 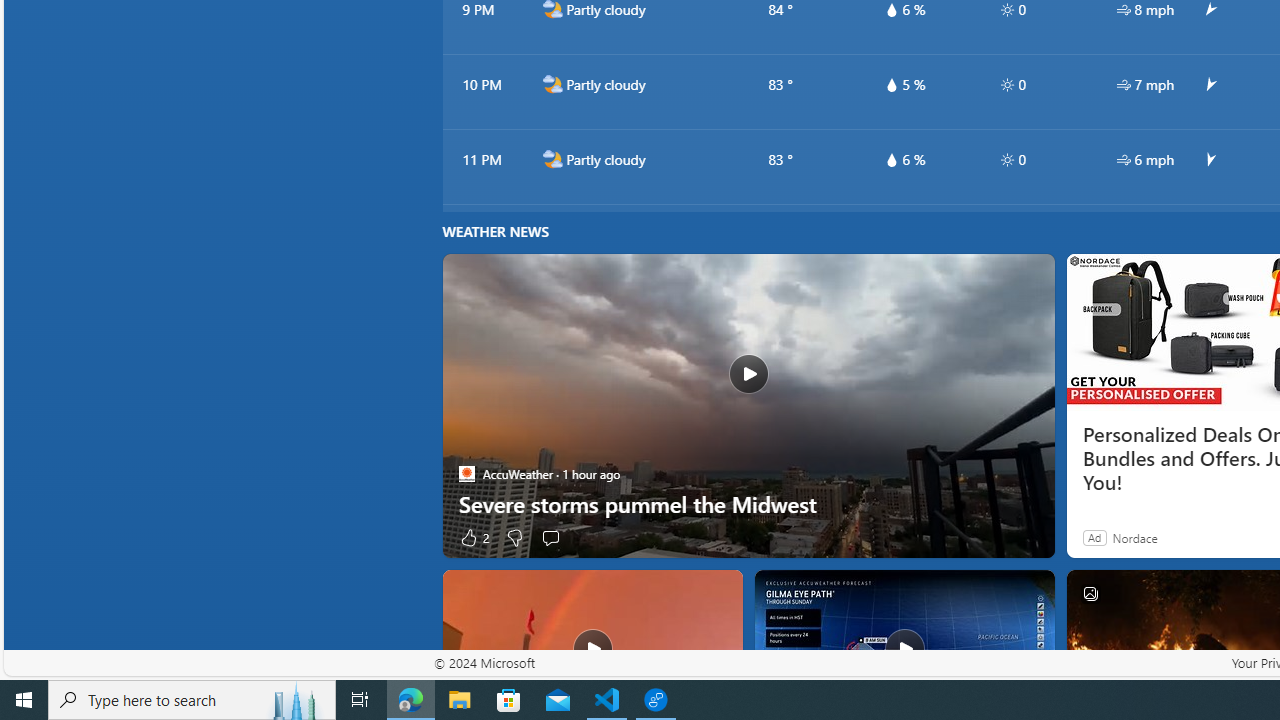 I want to click on 'hourlyTable/uv', so click(x=1007, y=158).